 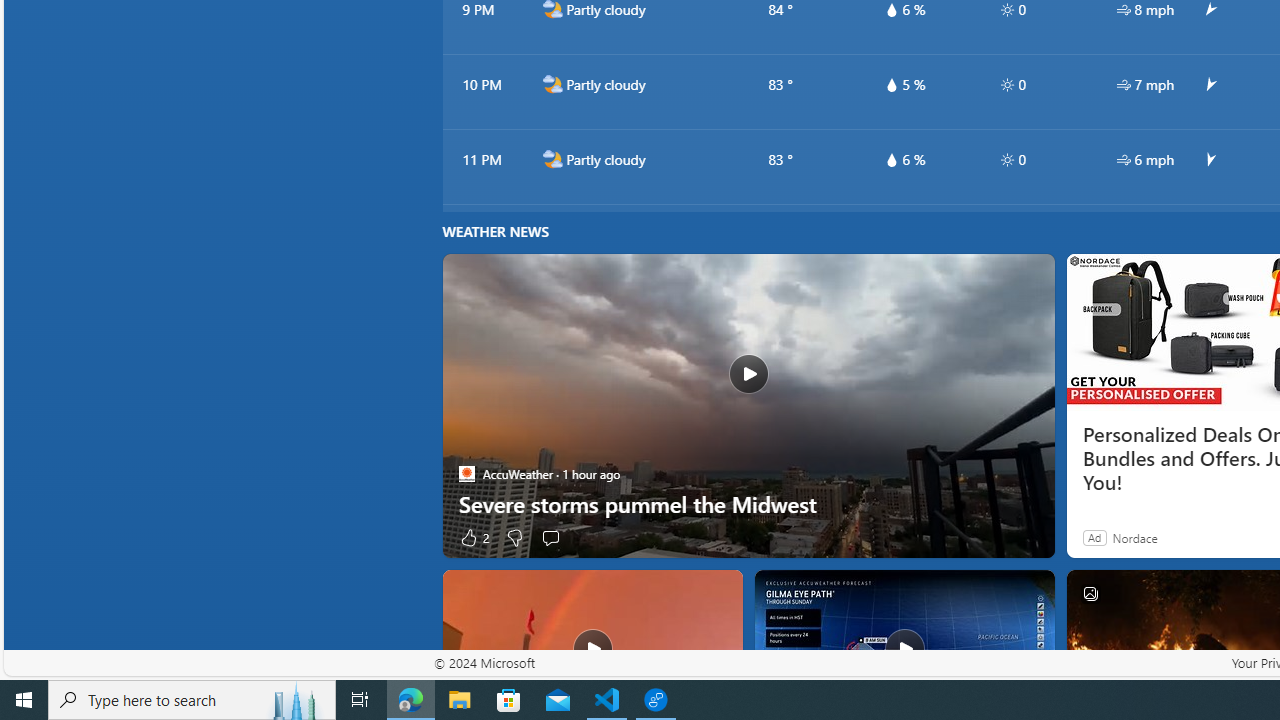 I want to click on 'hourlyTable/uv', so click(x=1007, y=158).